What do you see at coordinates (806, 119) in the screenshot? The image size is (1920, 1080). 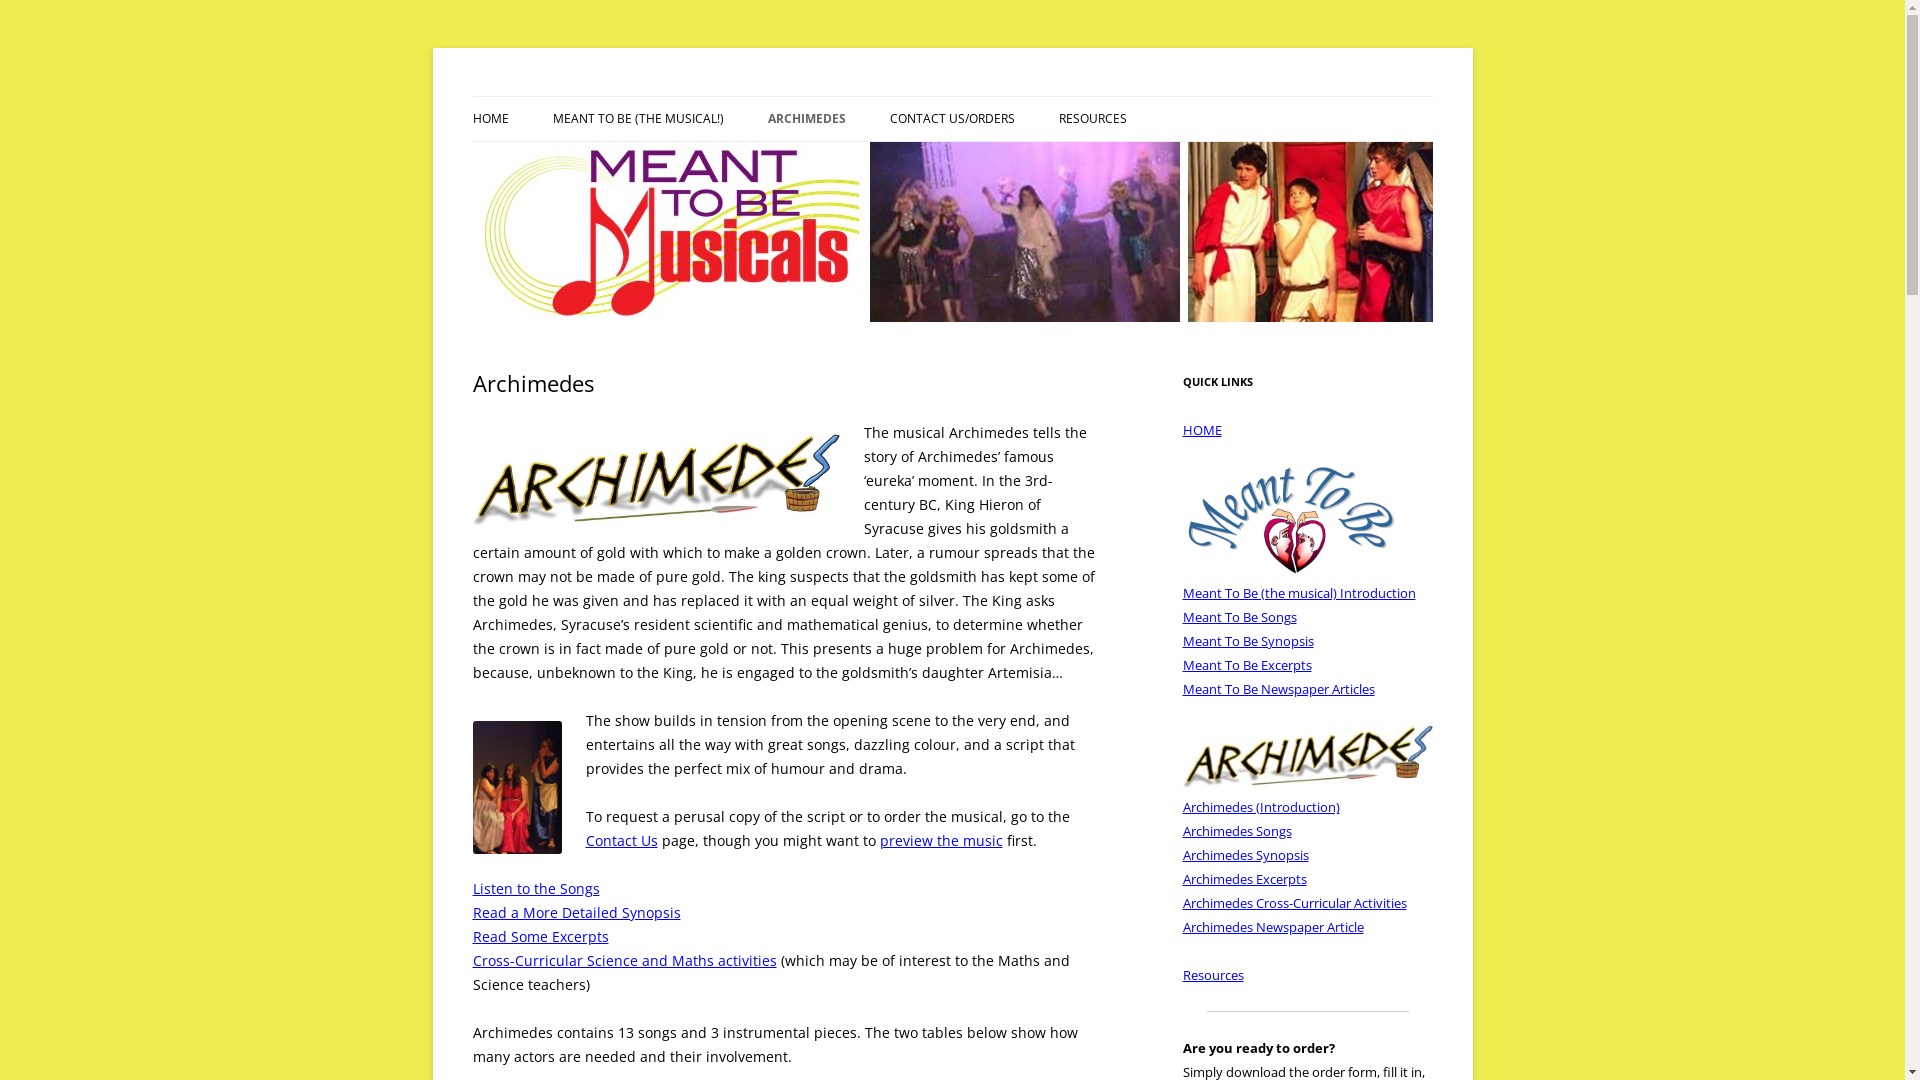 I see `'ARCHIMEDES'` at bounding box center [806, 119].